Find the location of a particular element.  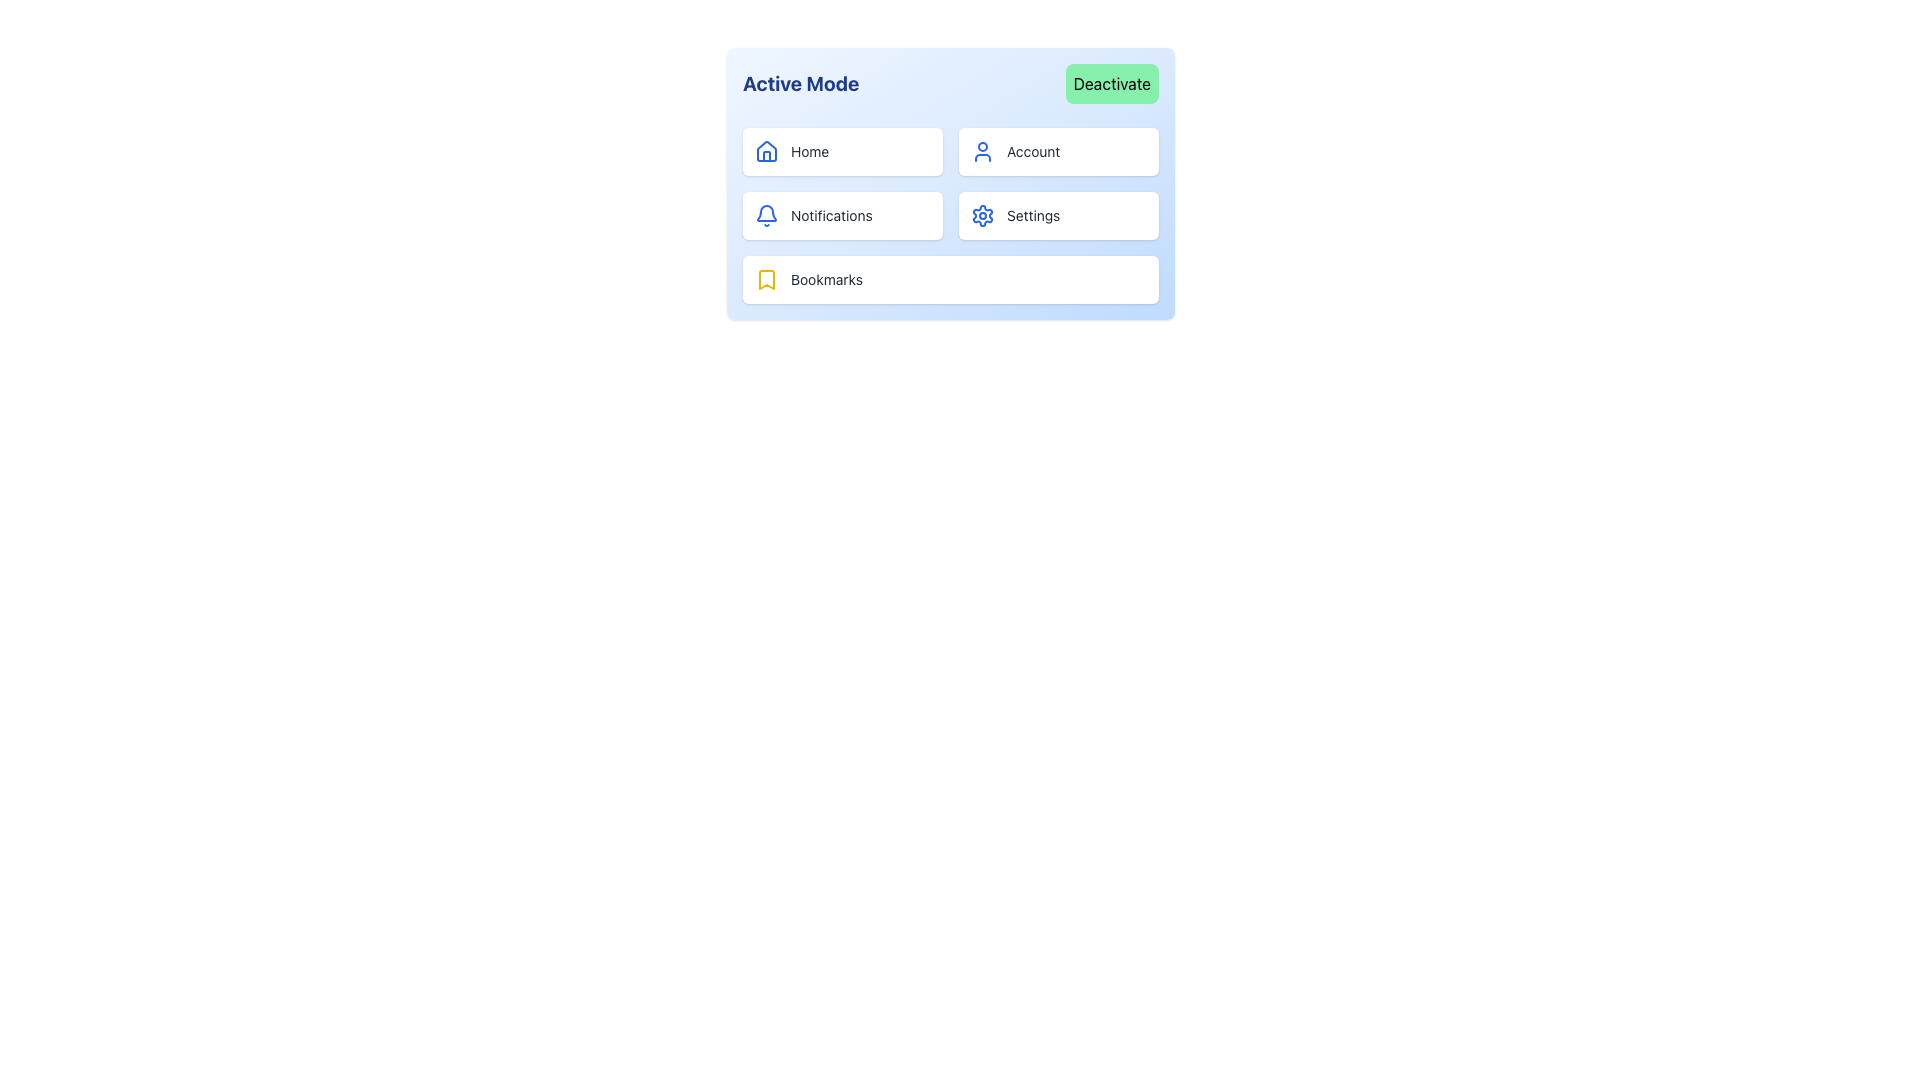

the 'Bookmarks' text label located to the right of the icon in the bottom-left corner of the UI, under the 'Notifications' option is located at coordinates (826, 280).